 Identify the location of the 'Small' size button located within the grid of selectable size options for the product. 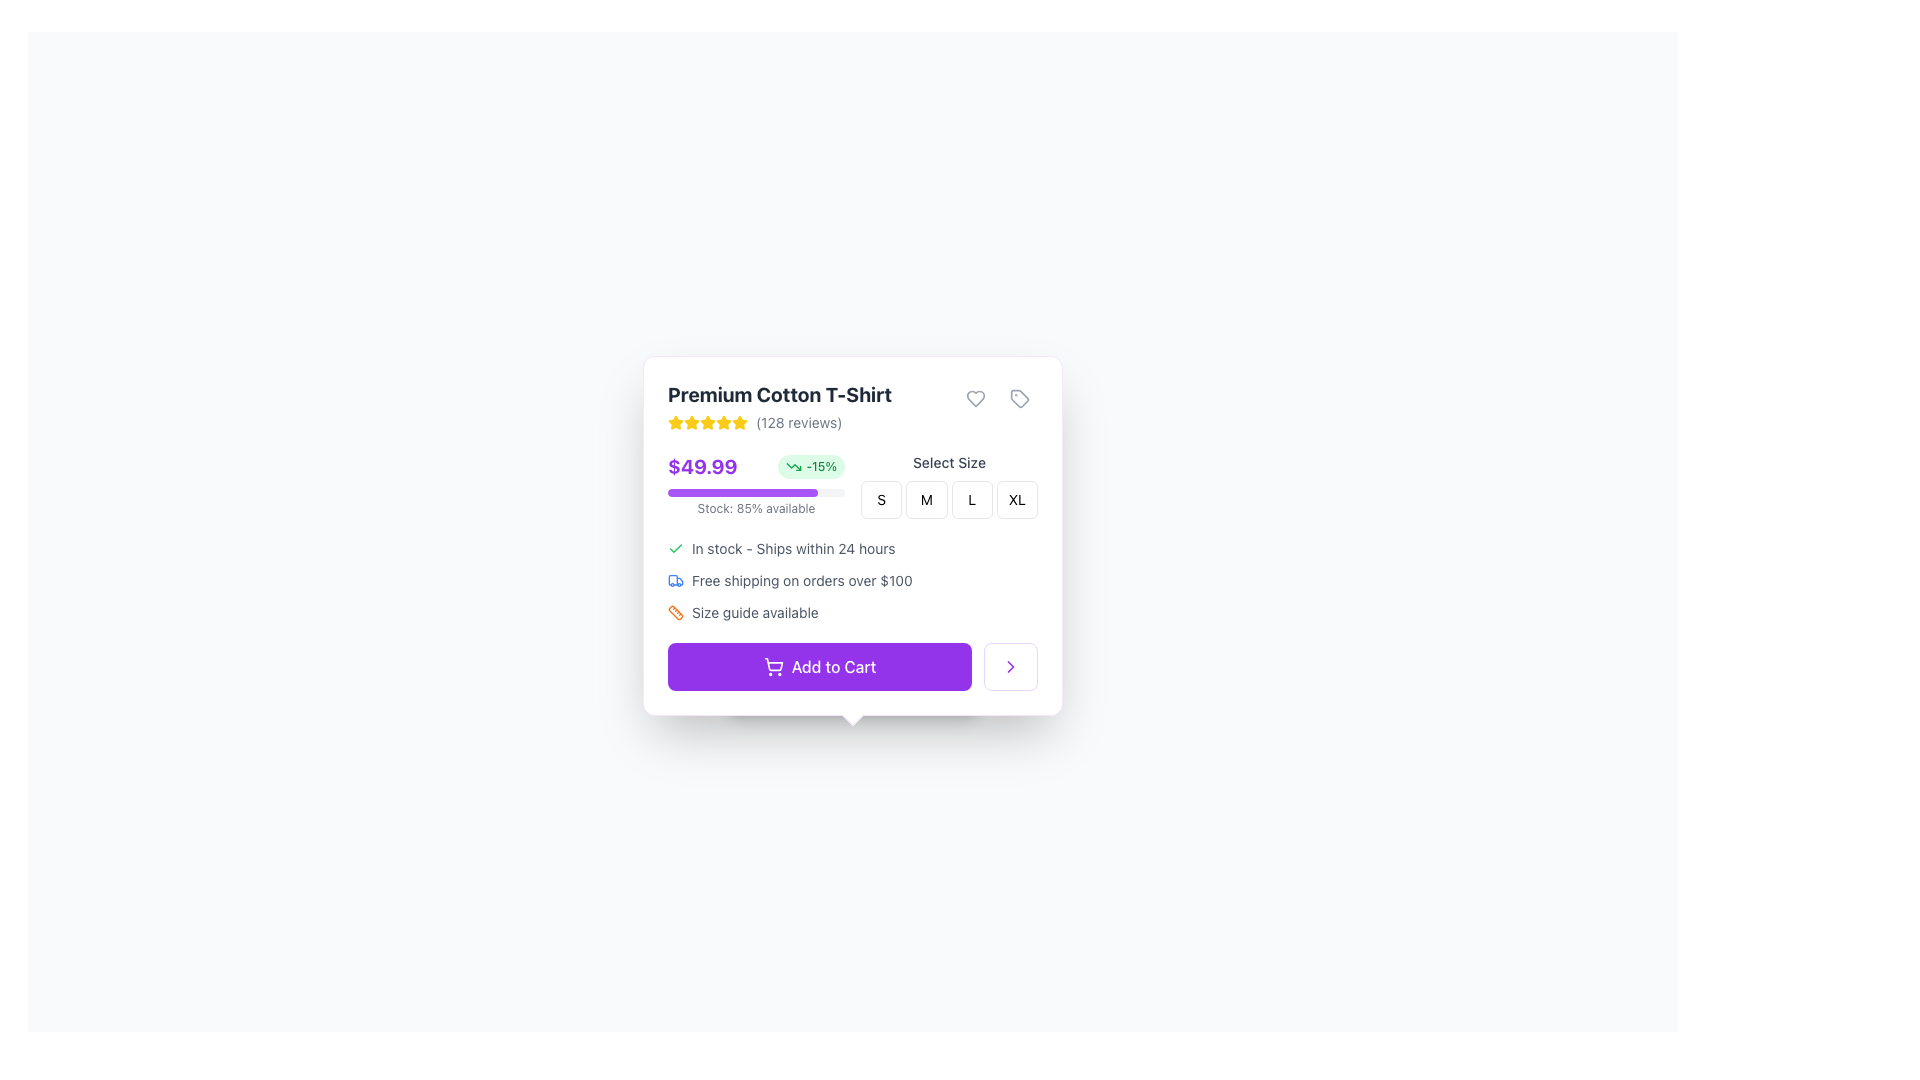
(880, 499).